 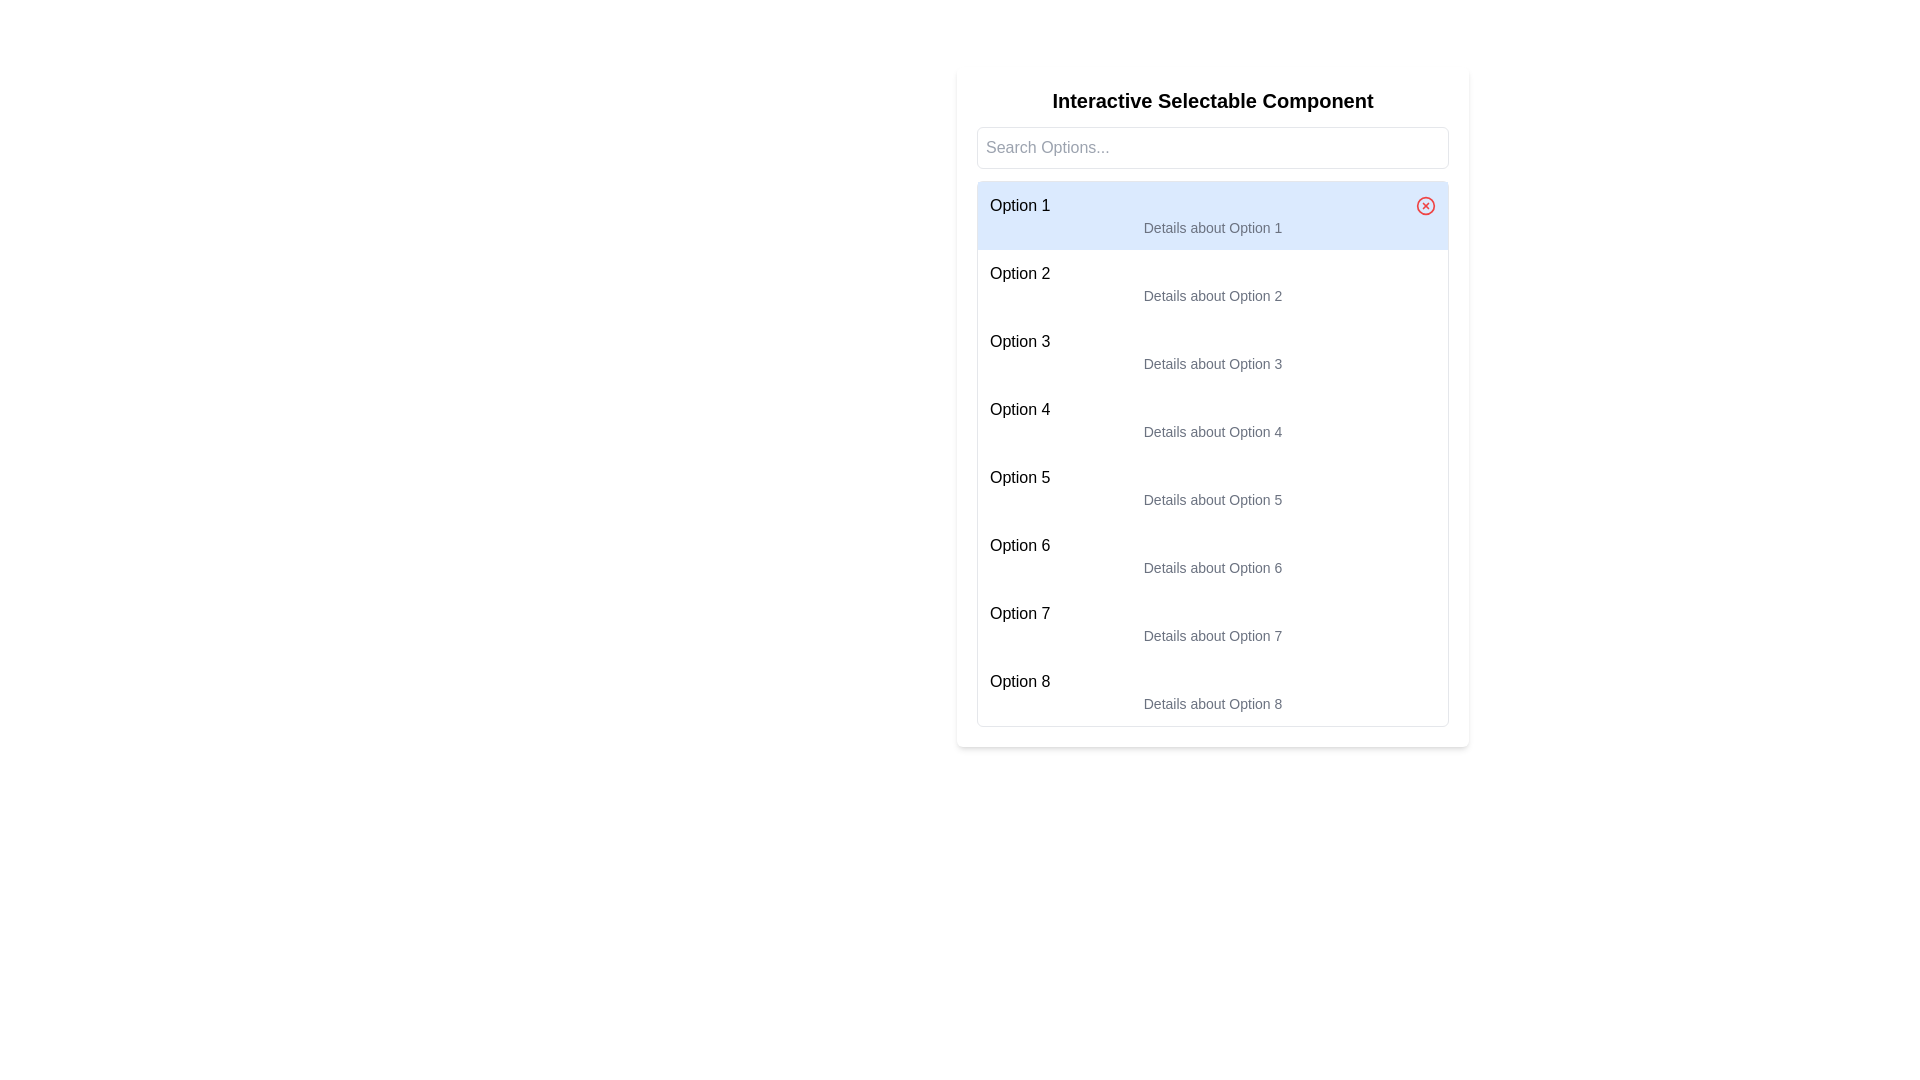 I want to click on the list item representing 'Option 5', so click(x=1212, y=488).